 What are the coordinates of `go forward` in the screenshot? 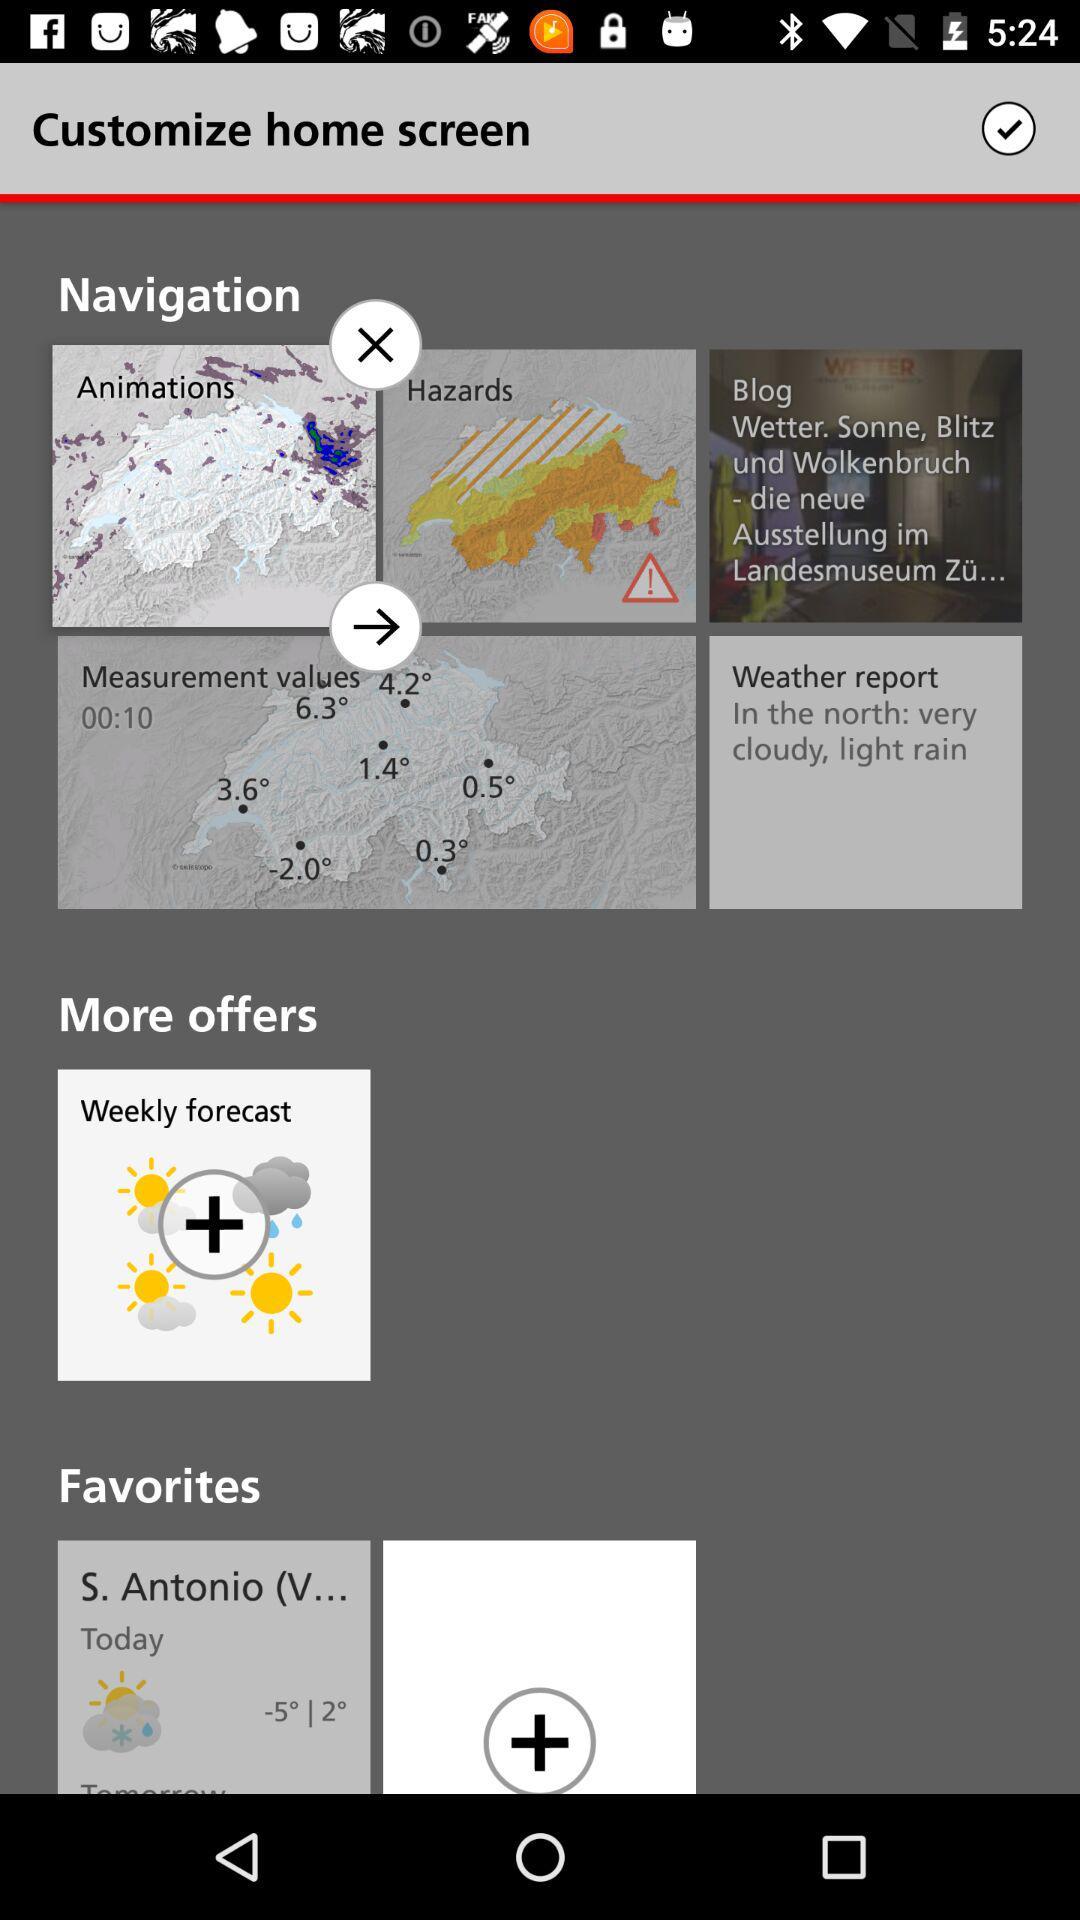 It's located at (374, 626).